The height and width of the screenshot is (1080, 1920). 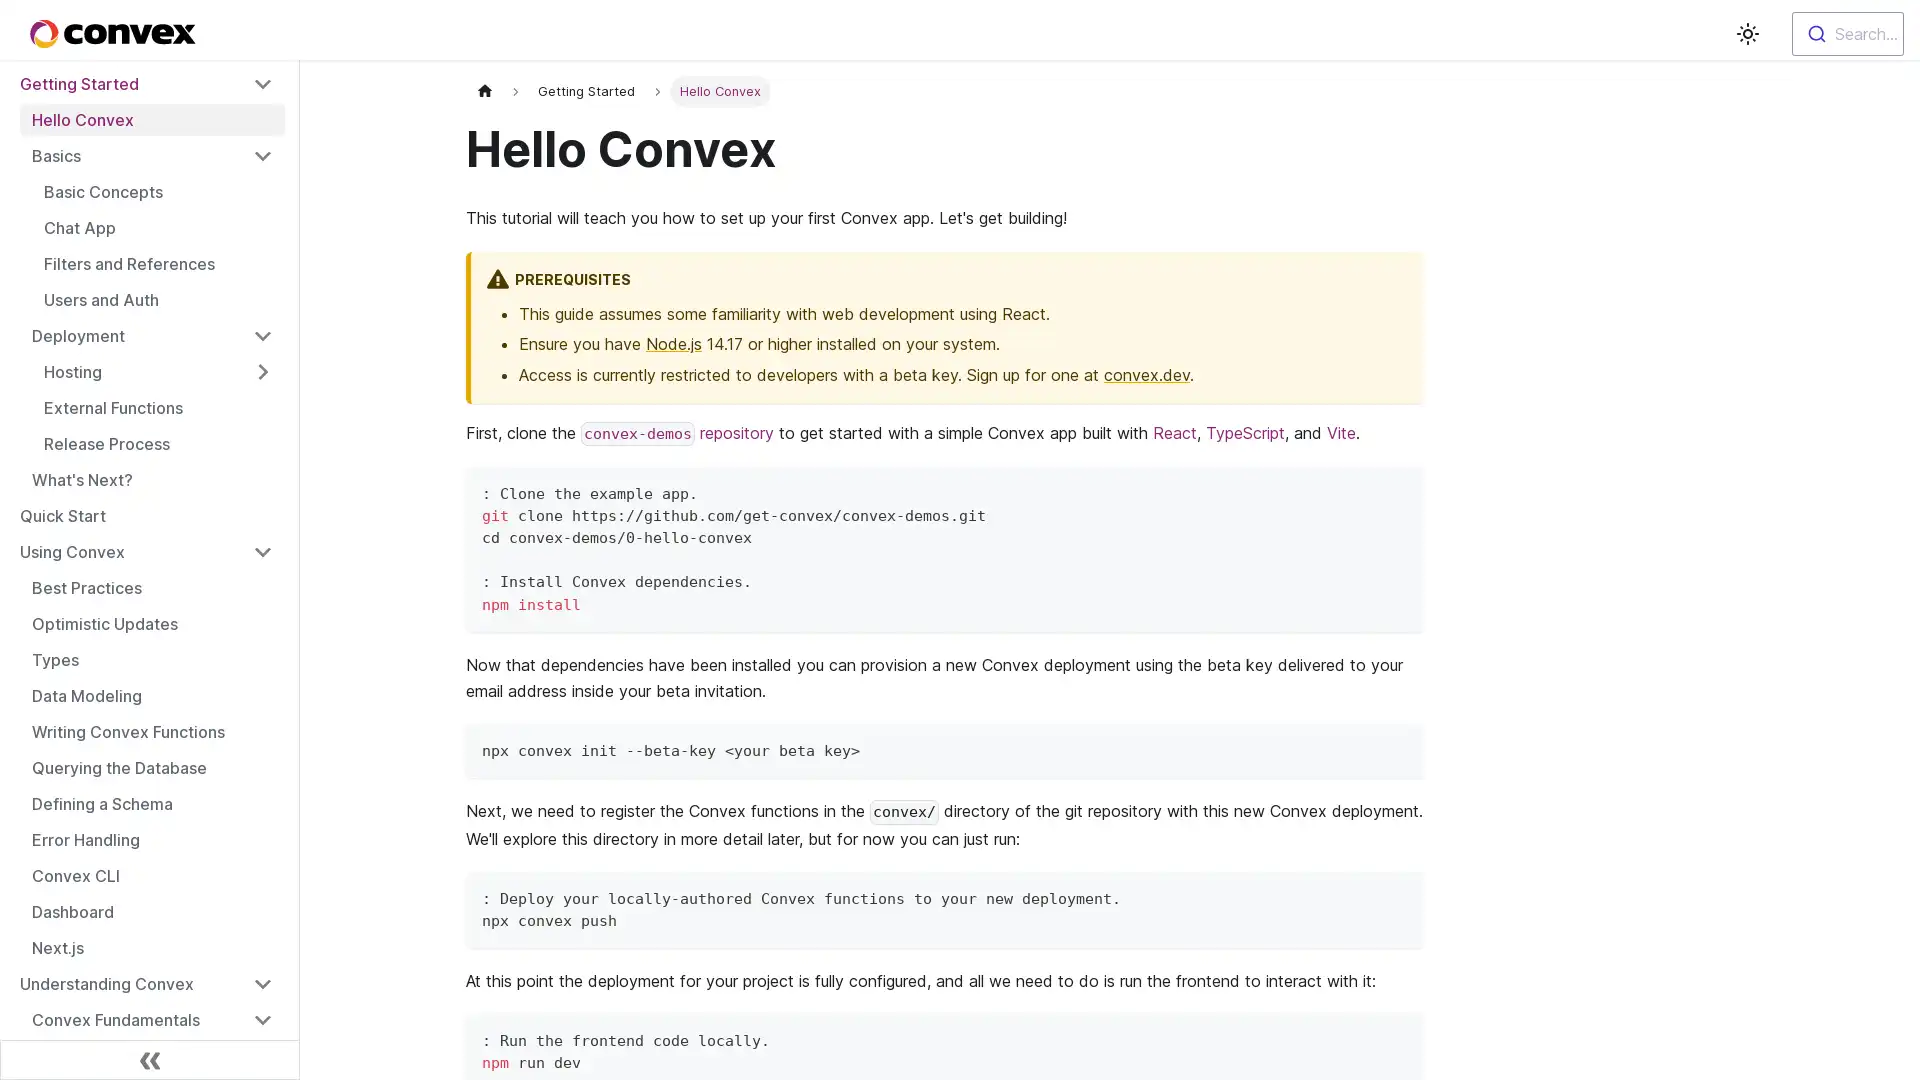 I want to click on Toggle the collapsible sidebar category 'Getting Started', so click(x=262, y=83).